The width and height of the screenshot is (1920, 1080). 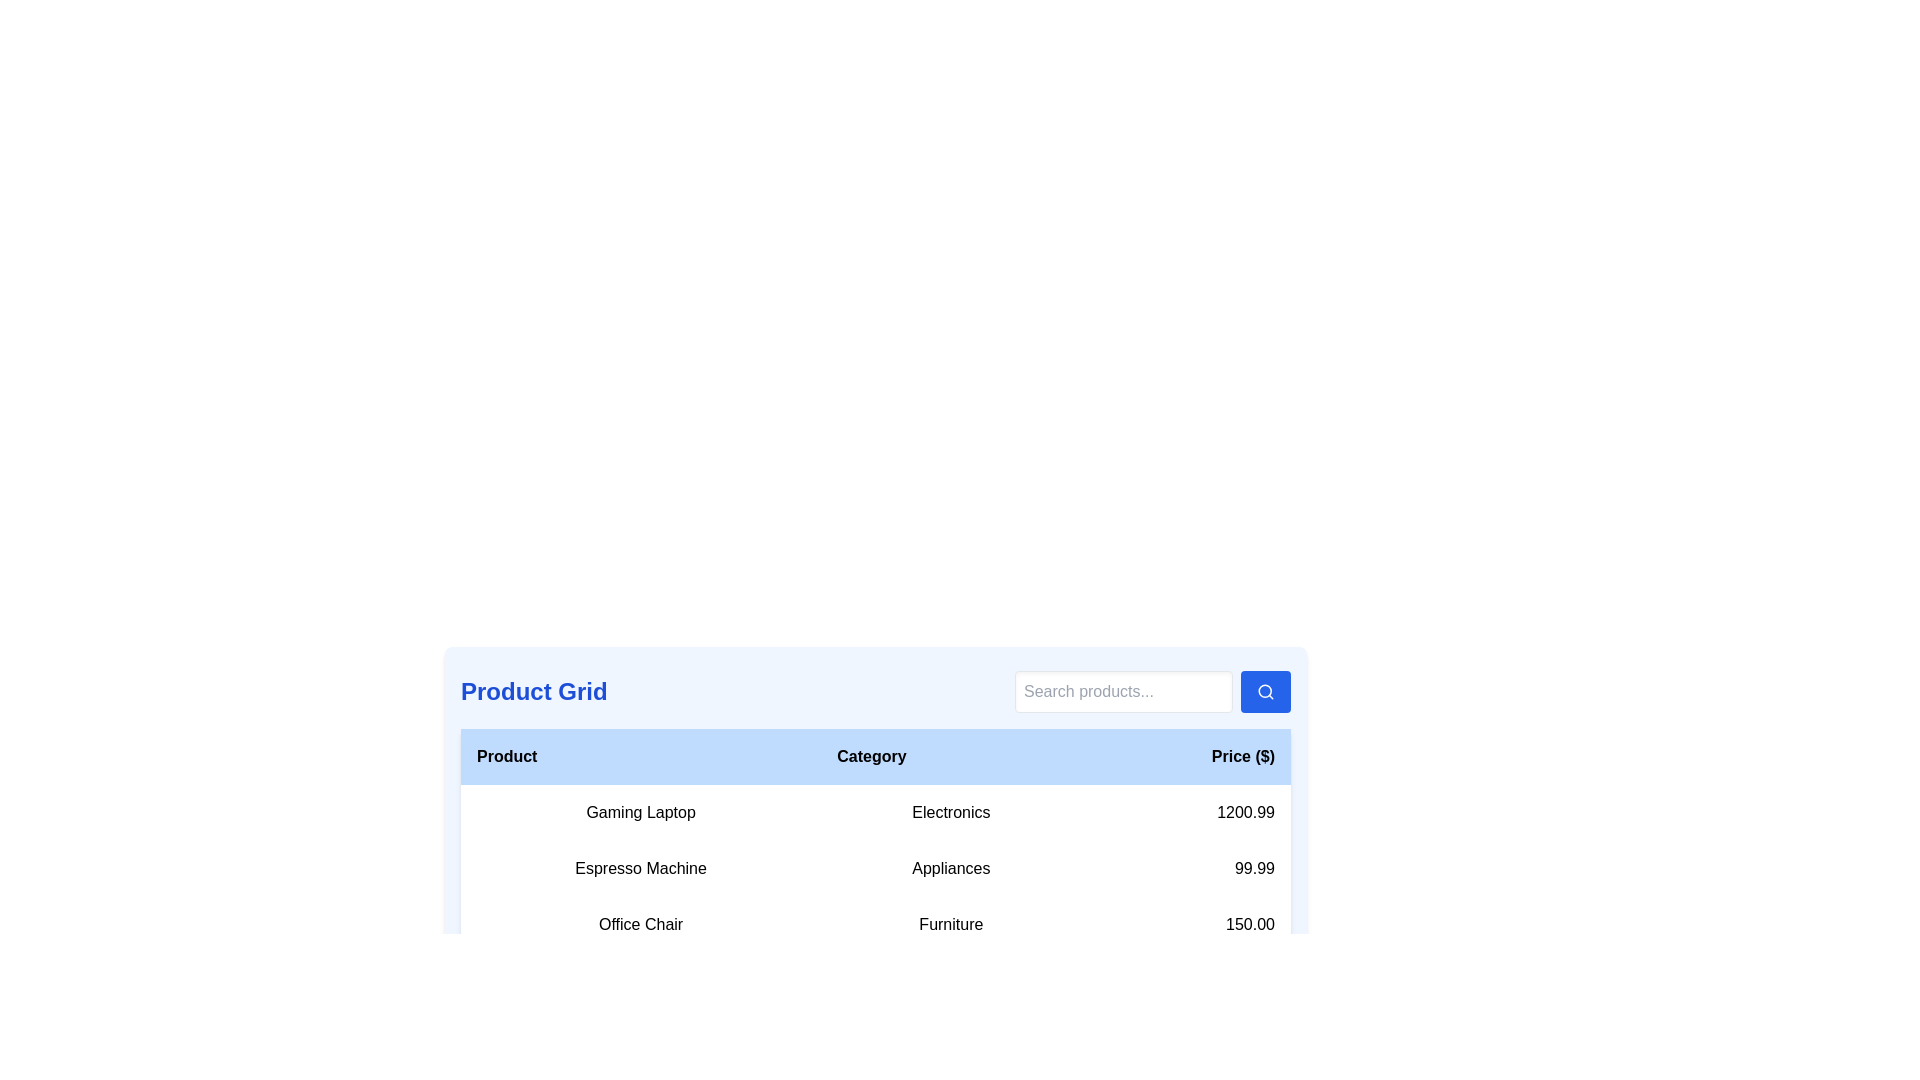 What do you see at coordinates (1264, 690) in the screenshot?
I see `the inner circle of the search icon within the SVG graphic, which is part of the decorative elements of the blue button located at the top-right corner of the product grid layout` at bounding box center [1264, 690].